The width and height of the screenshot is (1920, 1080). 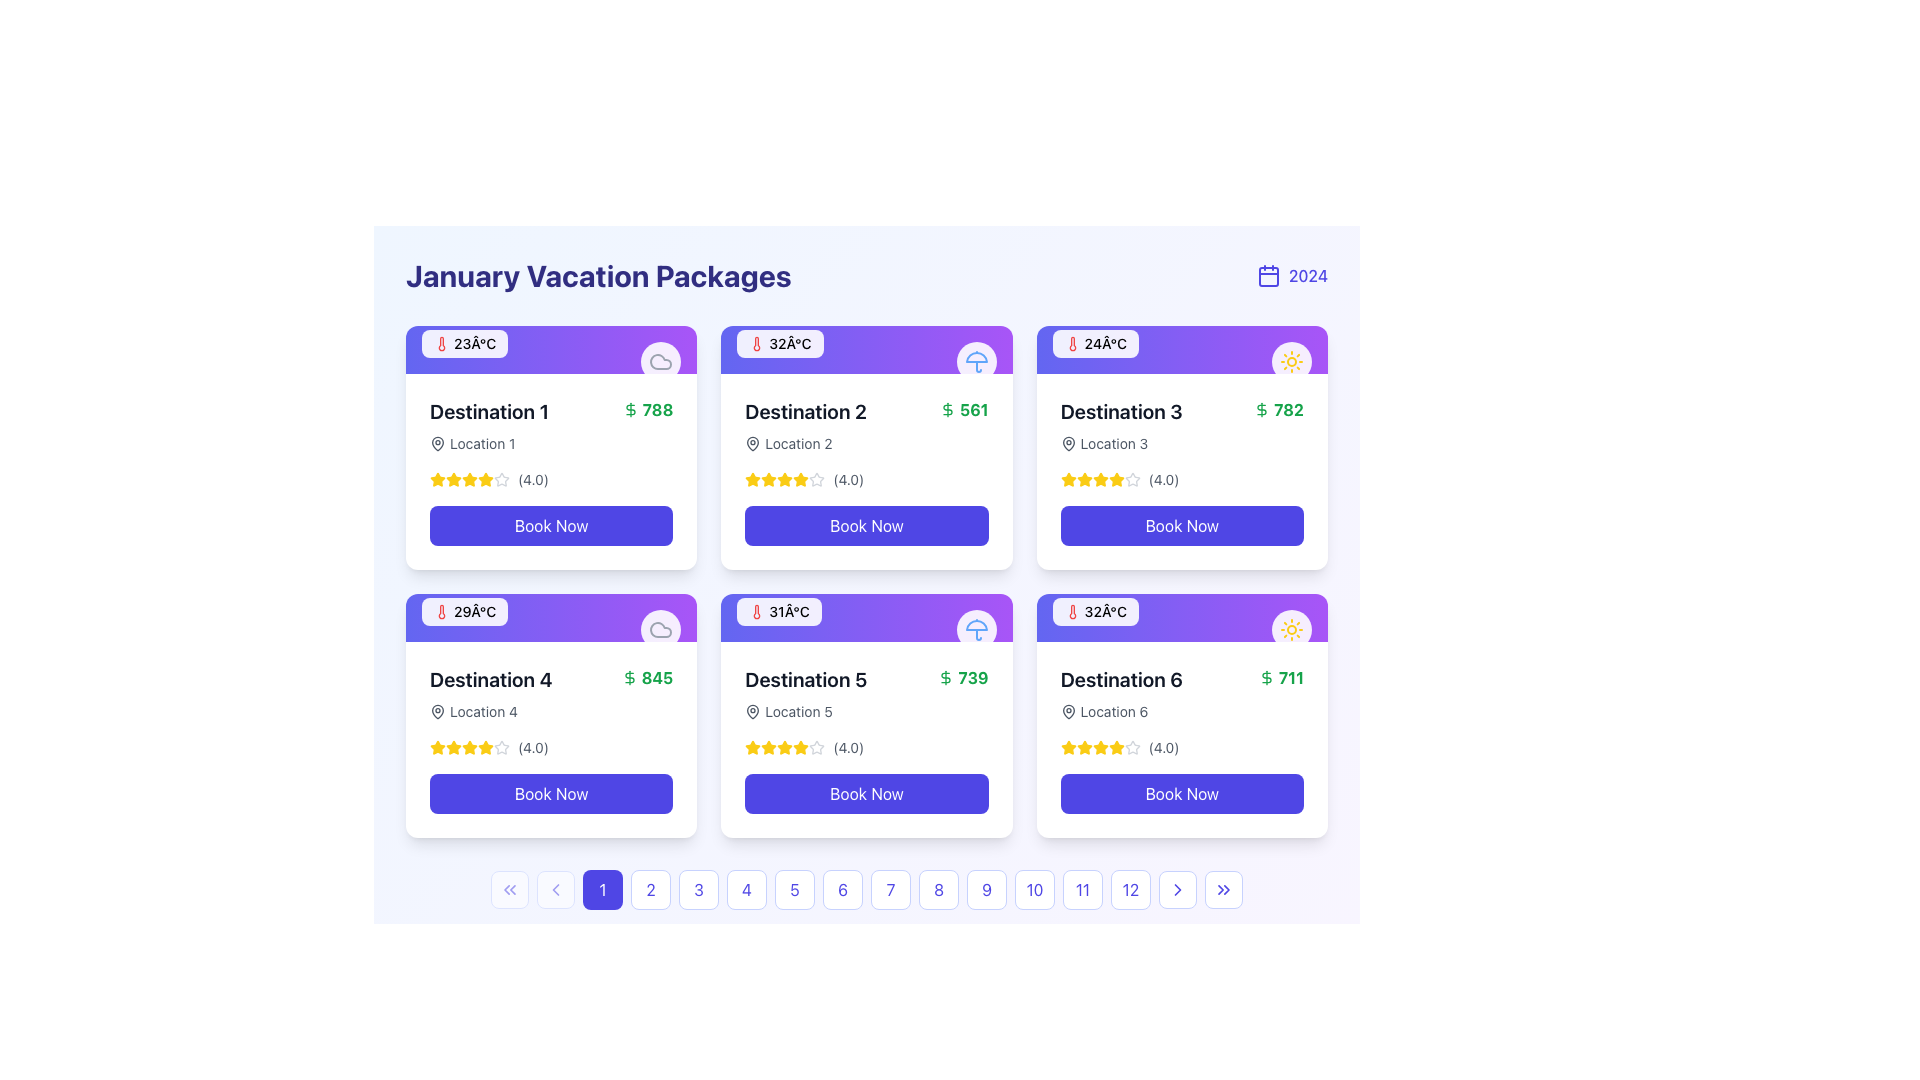 What do you see at coordinates (752, 748) in the screenshot?
I see `the yellow star icon representing a rating score of 4.0, which is the first star in a series of rating icons aligned with the 'Destination 5' card` at bounding box center [752, 748].